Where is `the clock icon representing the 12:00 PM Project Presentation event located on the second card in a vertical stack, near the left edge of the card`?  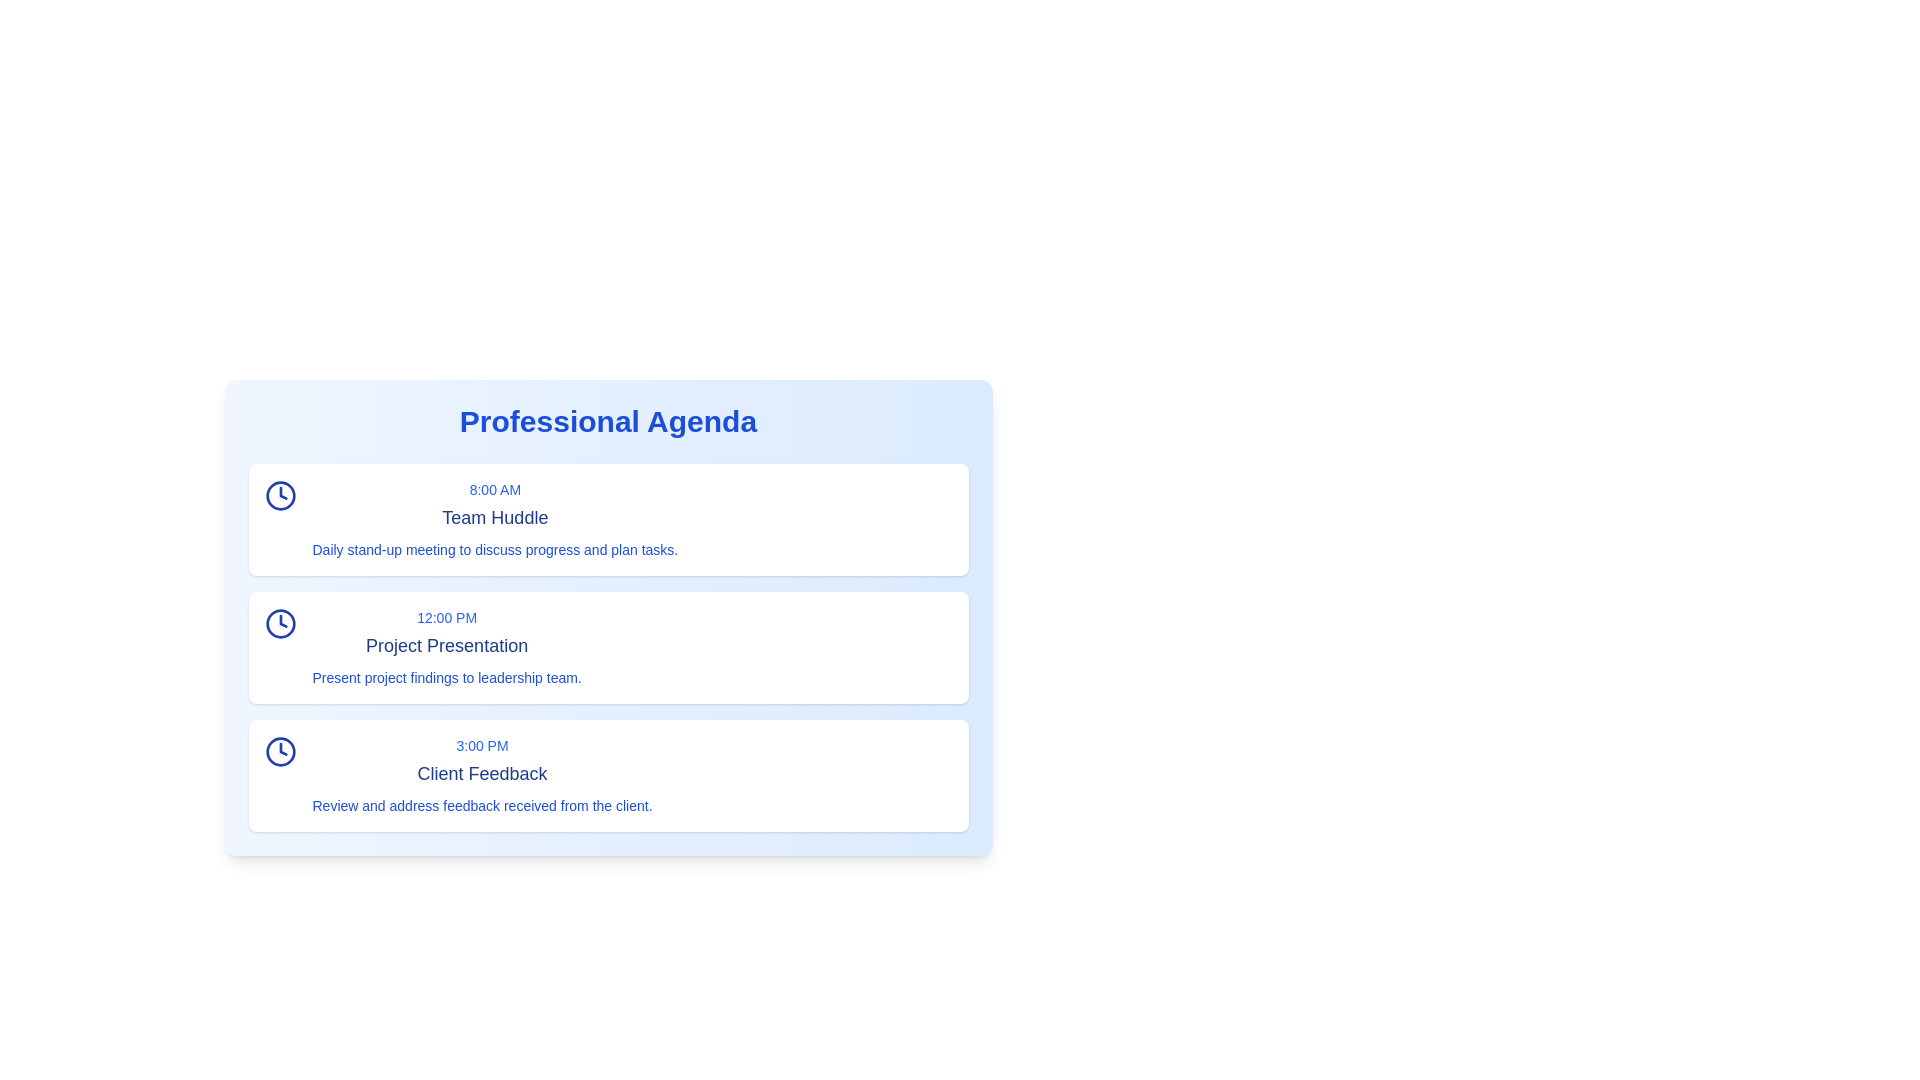 the clock icon representing the 12:00 PM Project Presentation event located on the second card in a vertical stack, near the left edge of the card is located at coordinates (279, 623).